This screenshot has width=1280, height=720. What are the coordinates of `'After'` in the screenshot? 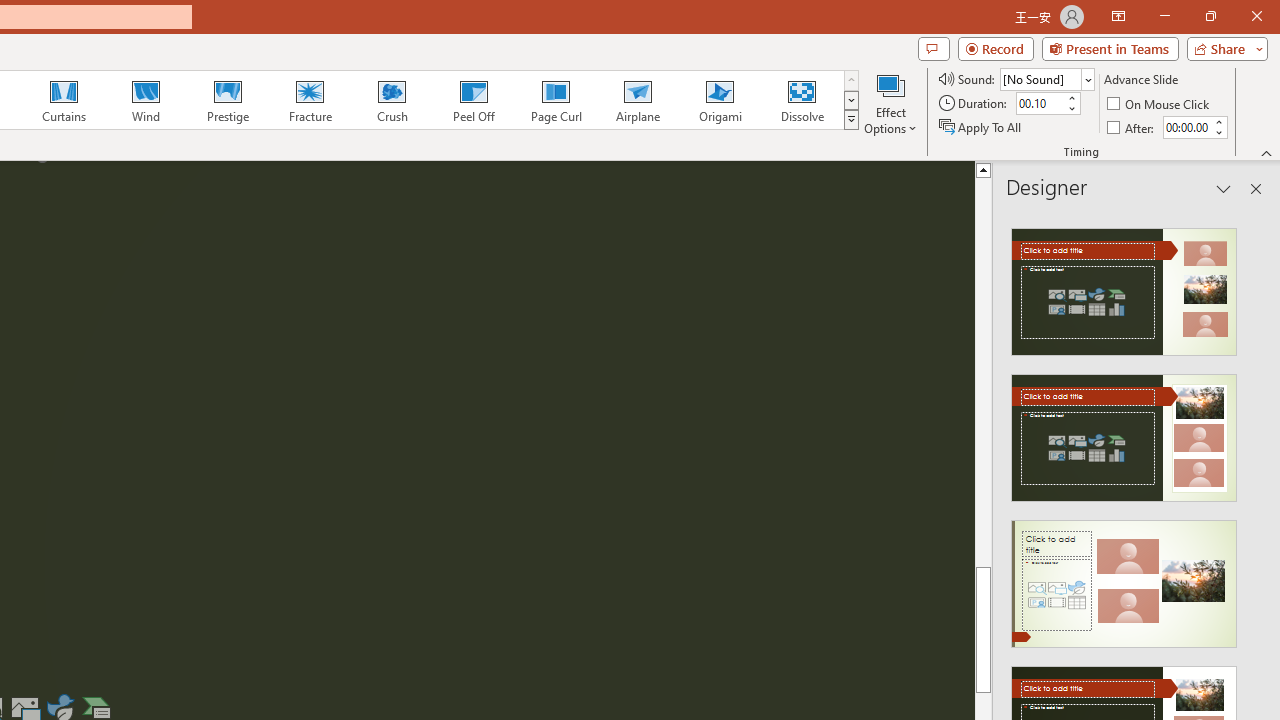 It's located at (1132, 127).